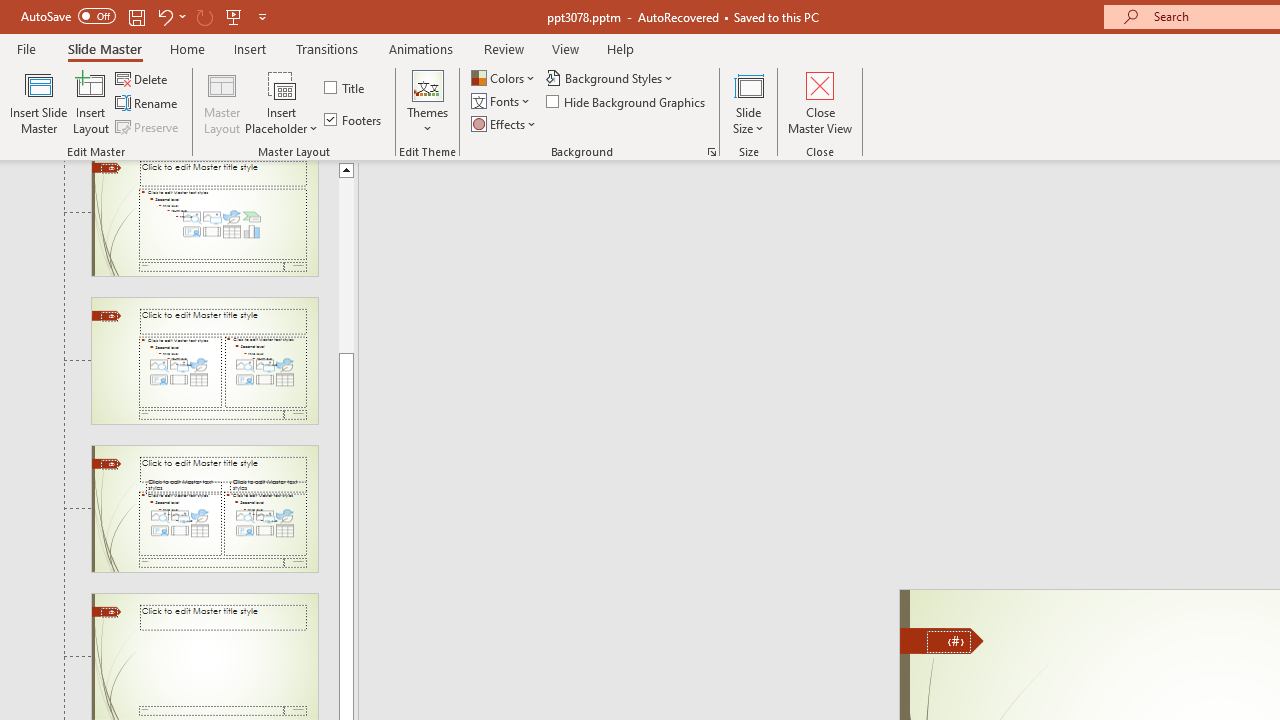 This screenshot has height=720, width=1280. What do you see at coordinates (354, 119) in the screenshot?
I see `'Footers'` at bounding box center [354, 119].